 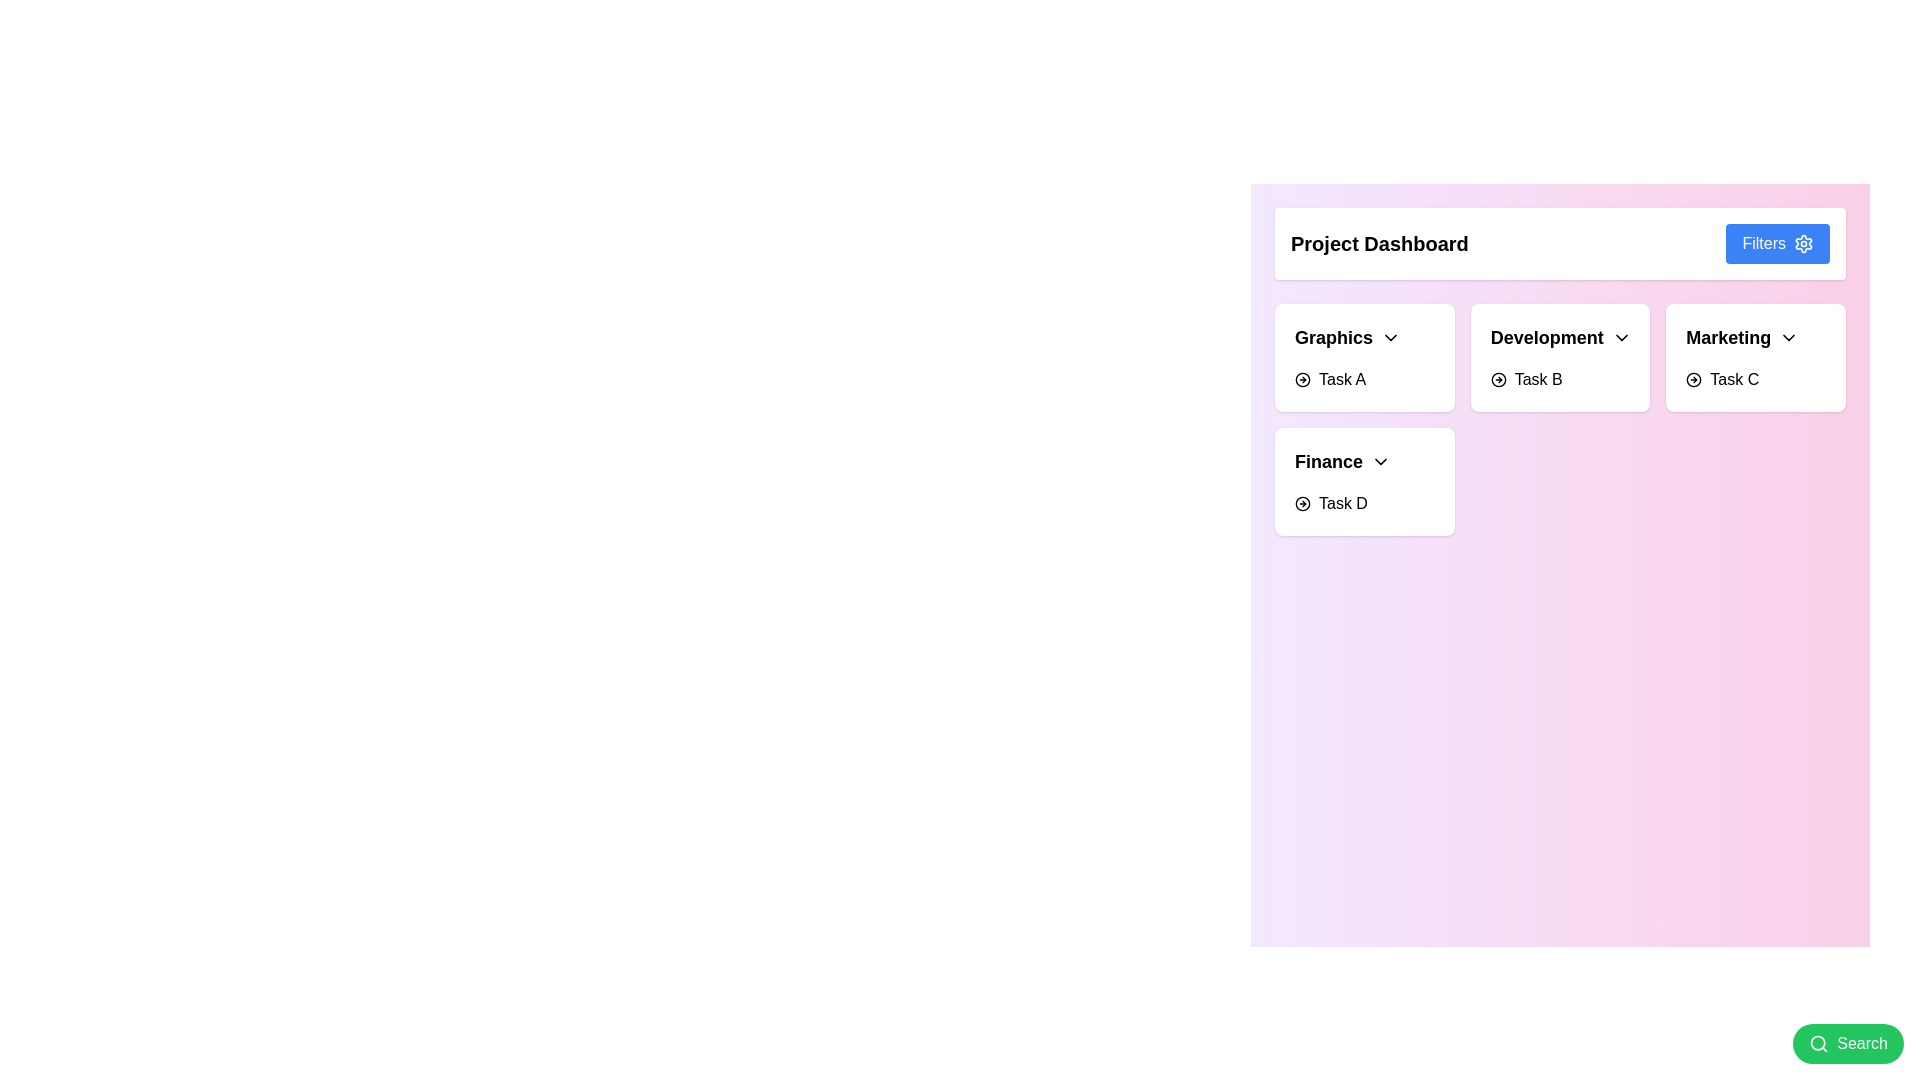 What do you see at coordinates (1560, 337) in the screenshot?
I see `the 'Development' collapsible label with an icon` at bounding box center [1560, 337].